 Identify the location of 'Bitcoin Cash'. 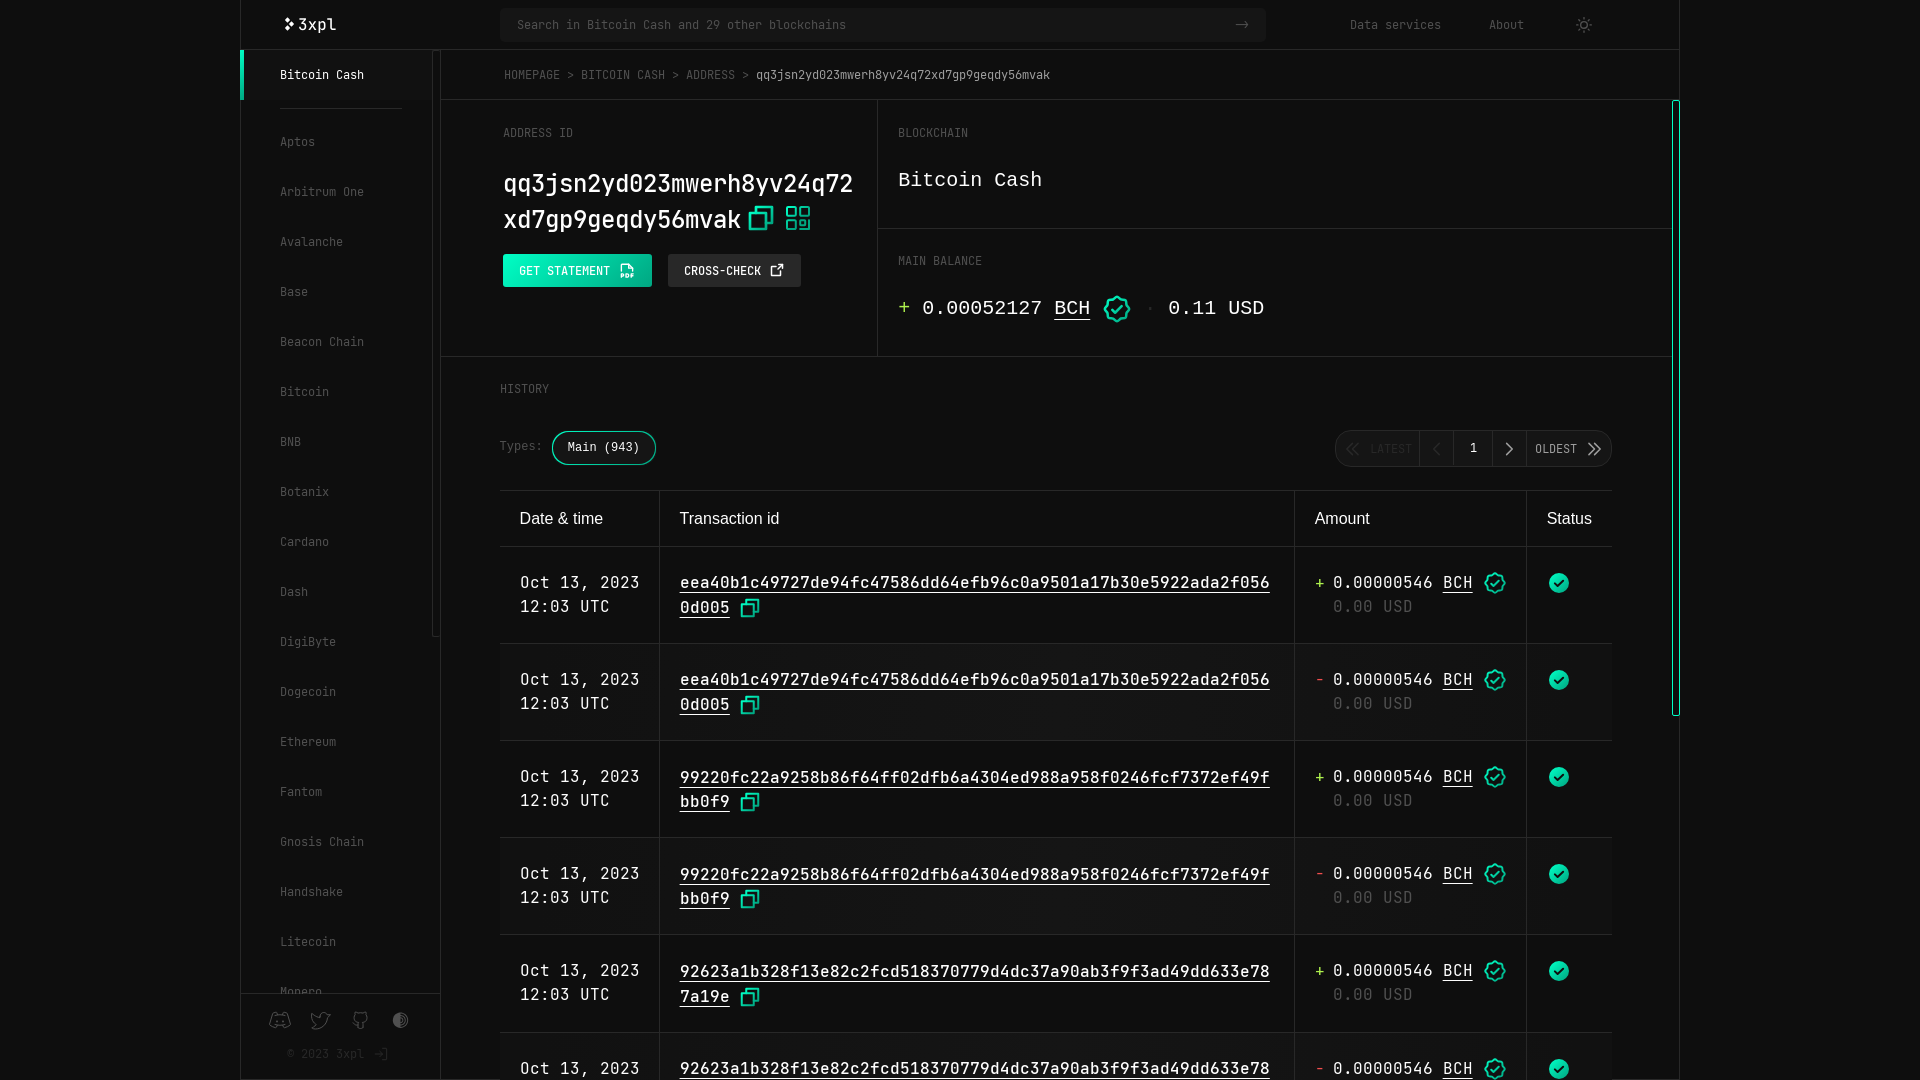
(336, 73).